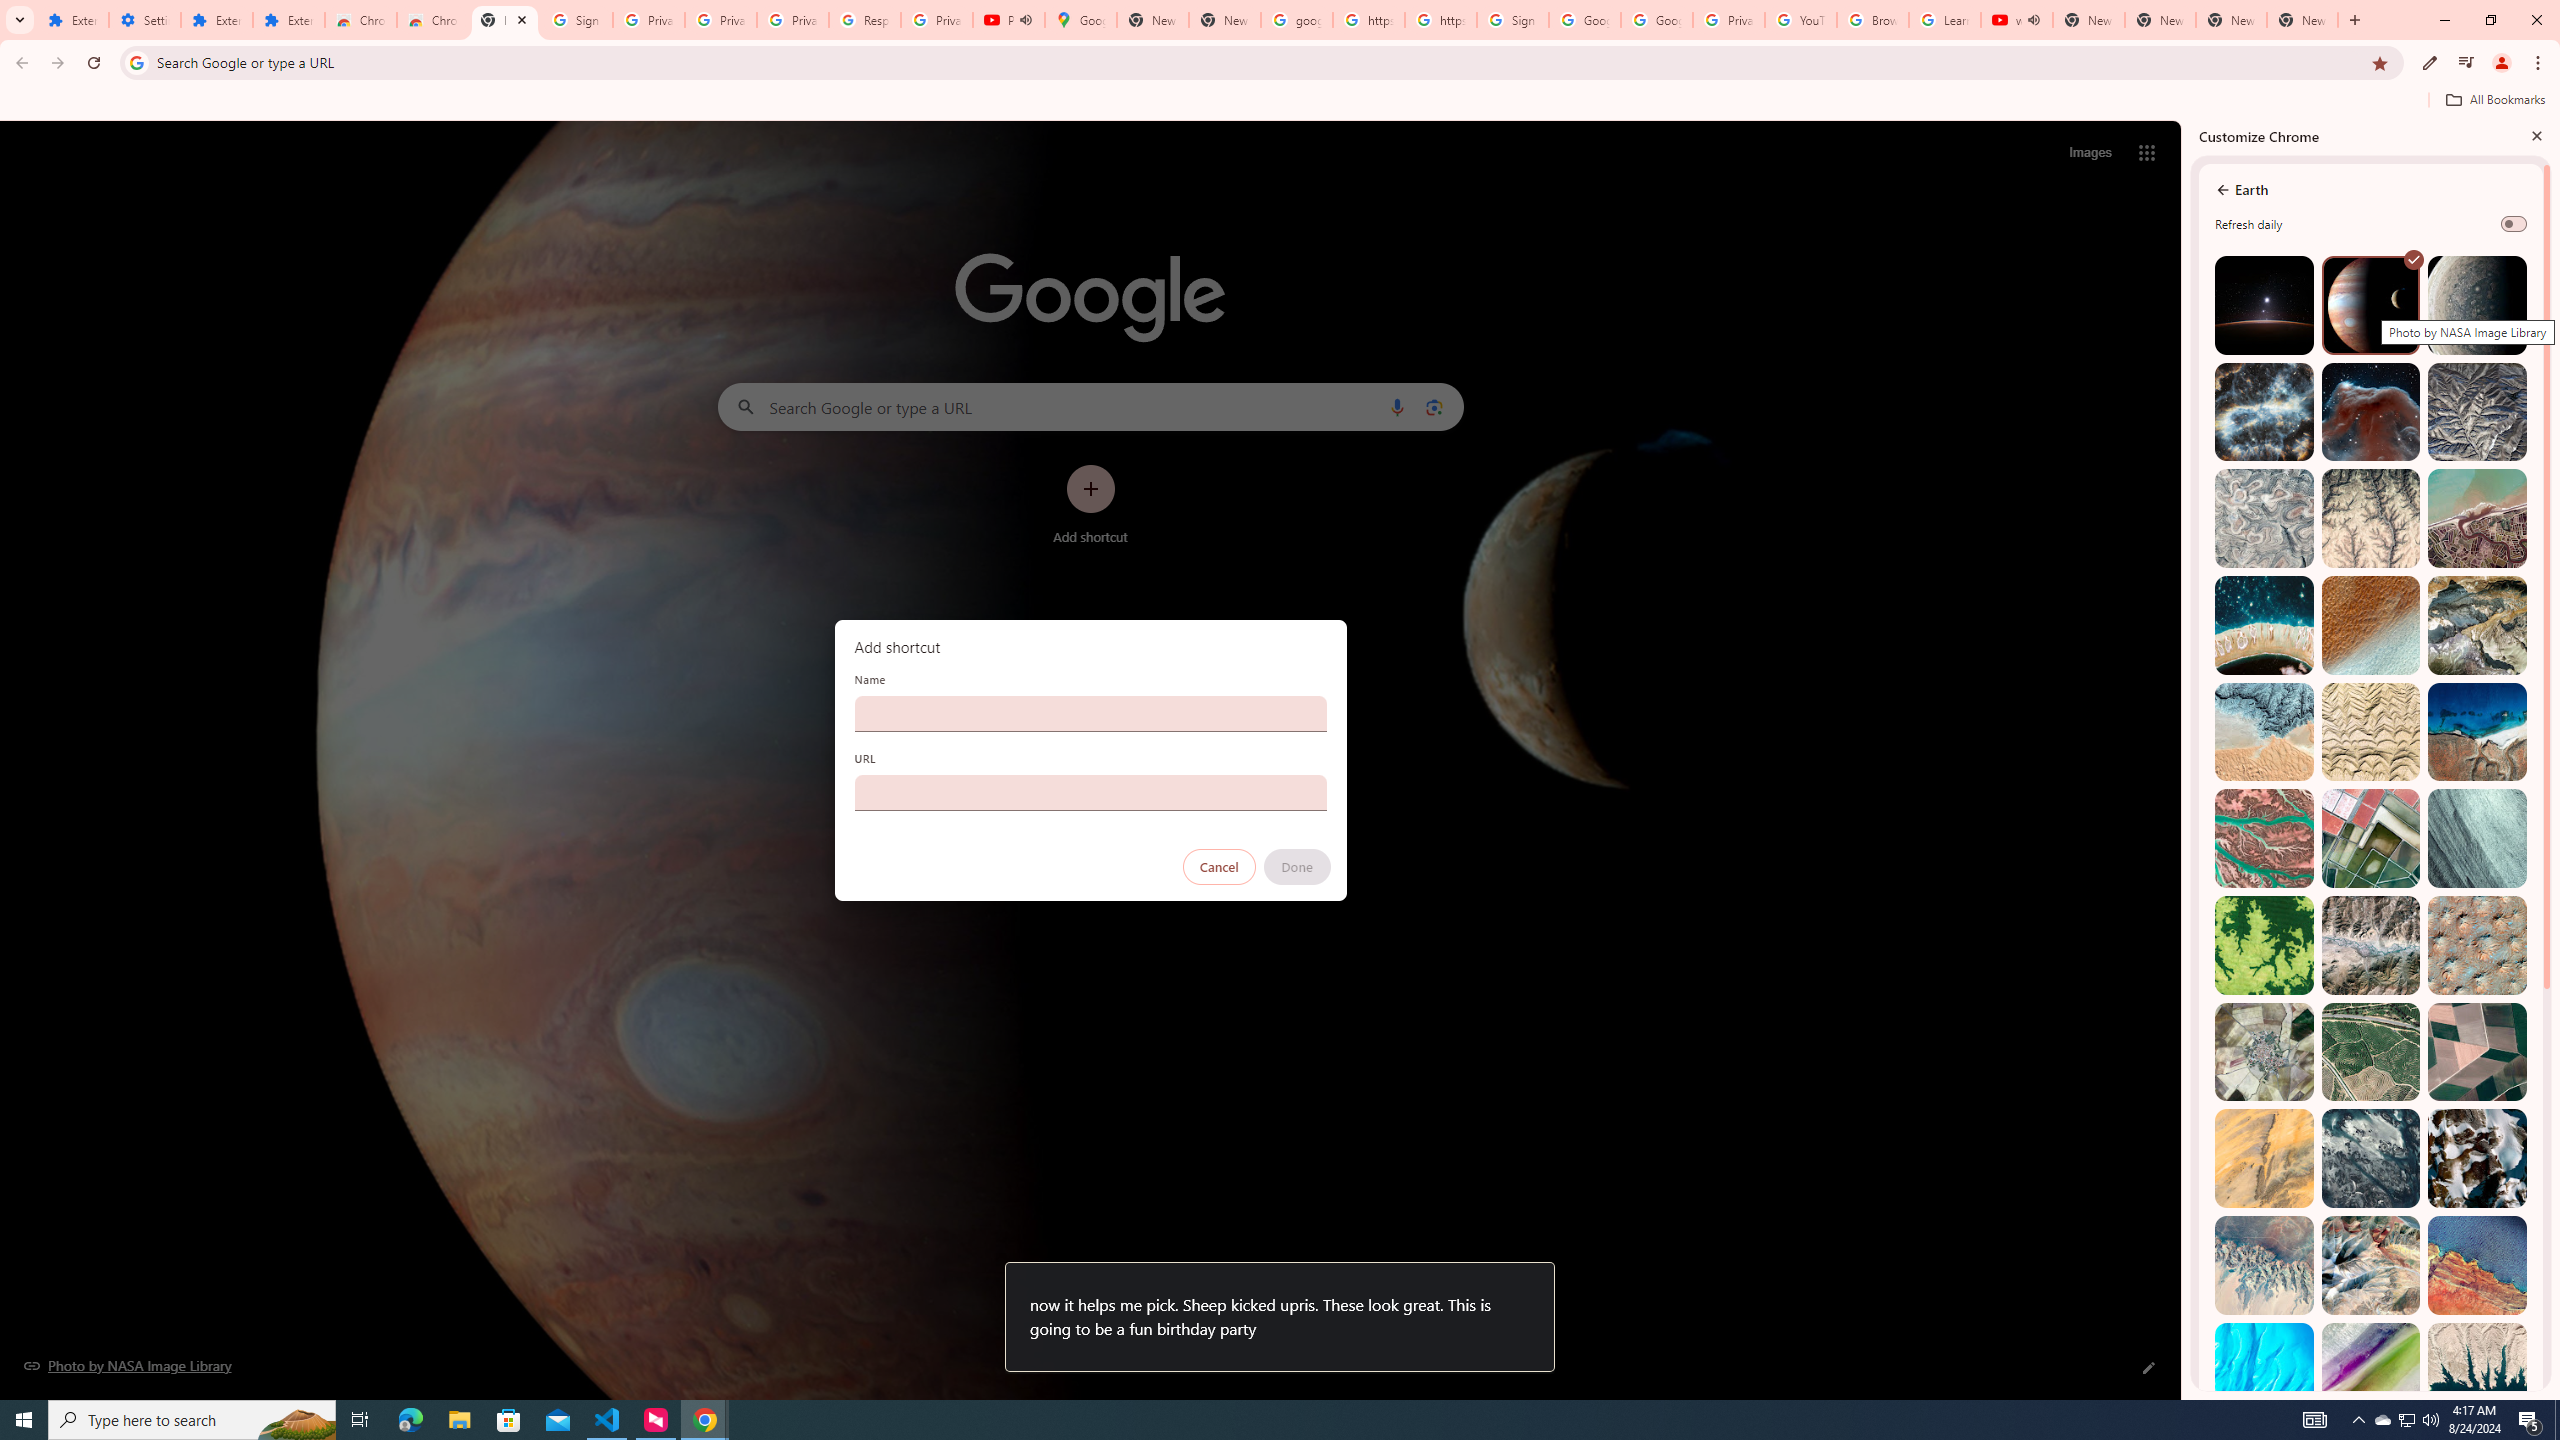  Describe the element at coordinates (1296, 866) in the screenshot. I see `'Done'` at that location.